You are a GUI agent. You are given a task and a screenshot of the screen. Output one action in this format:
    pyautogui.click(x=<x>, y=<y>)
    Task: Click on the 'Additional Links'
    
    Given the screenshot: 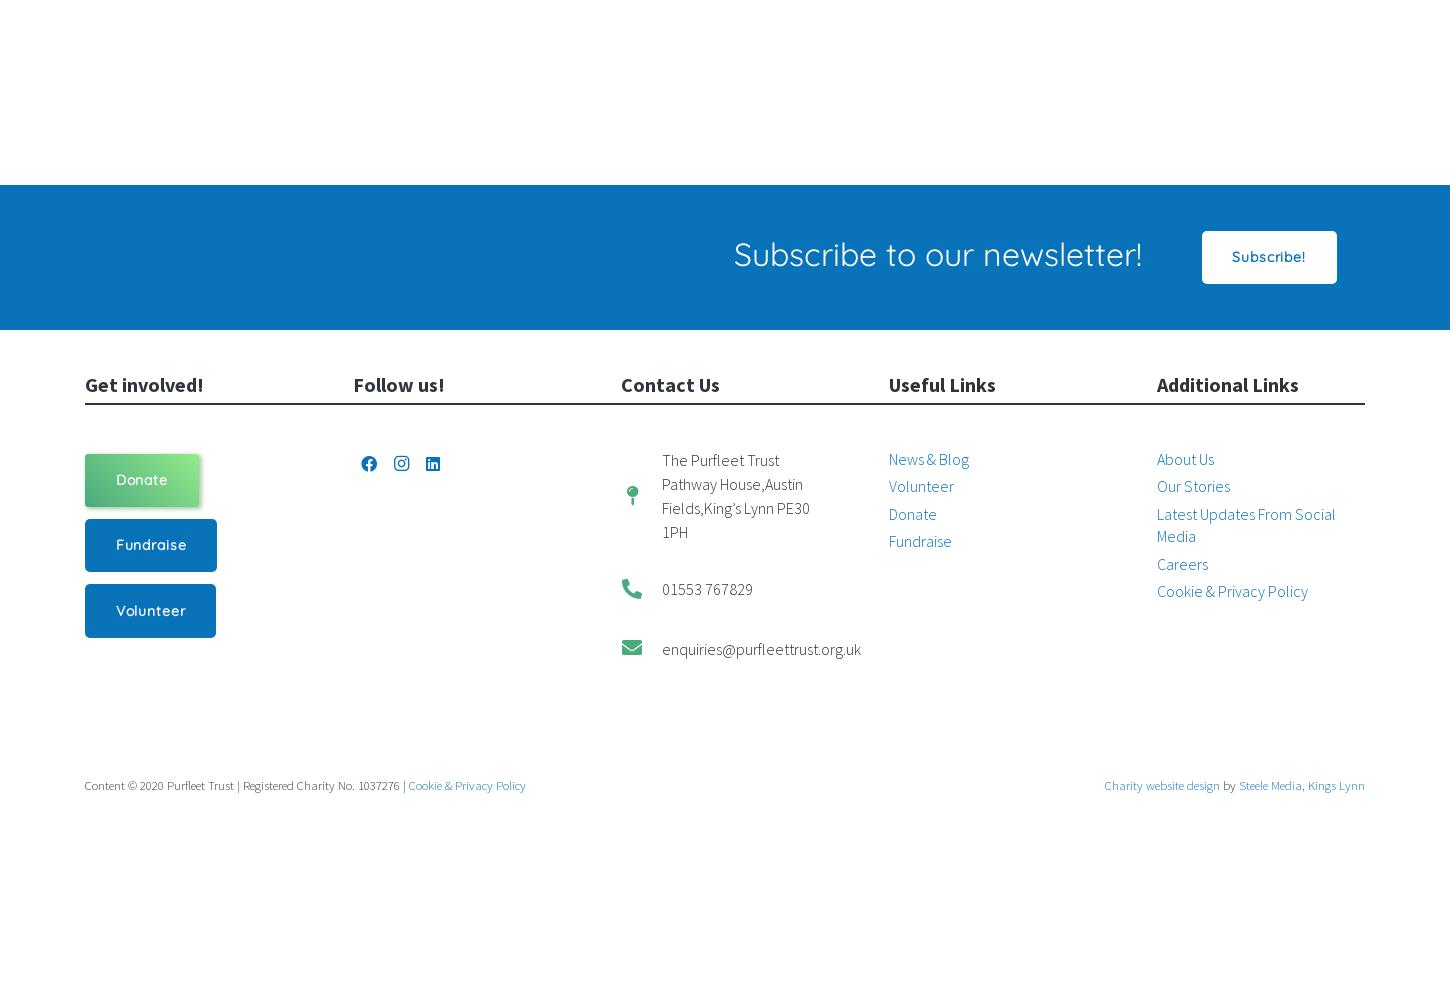 What is the action you would take?
    pyautogui.click(x=1228, y=384)
    